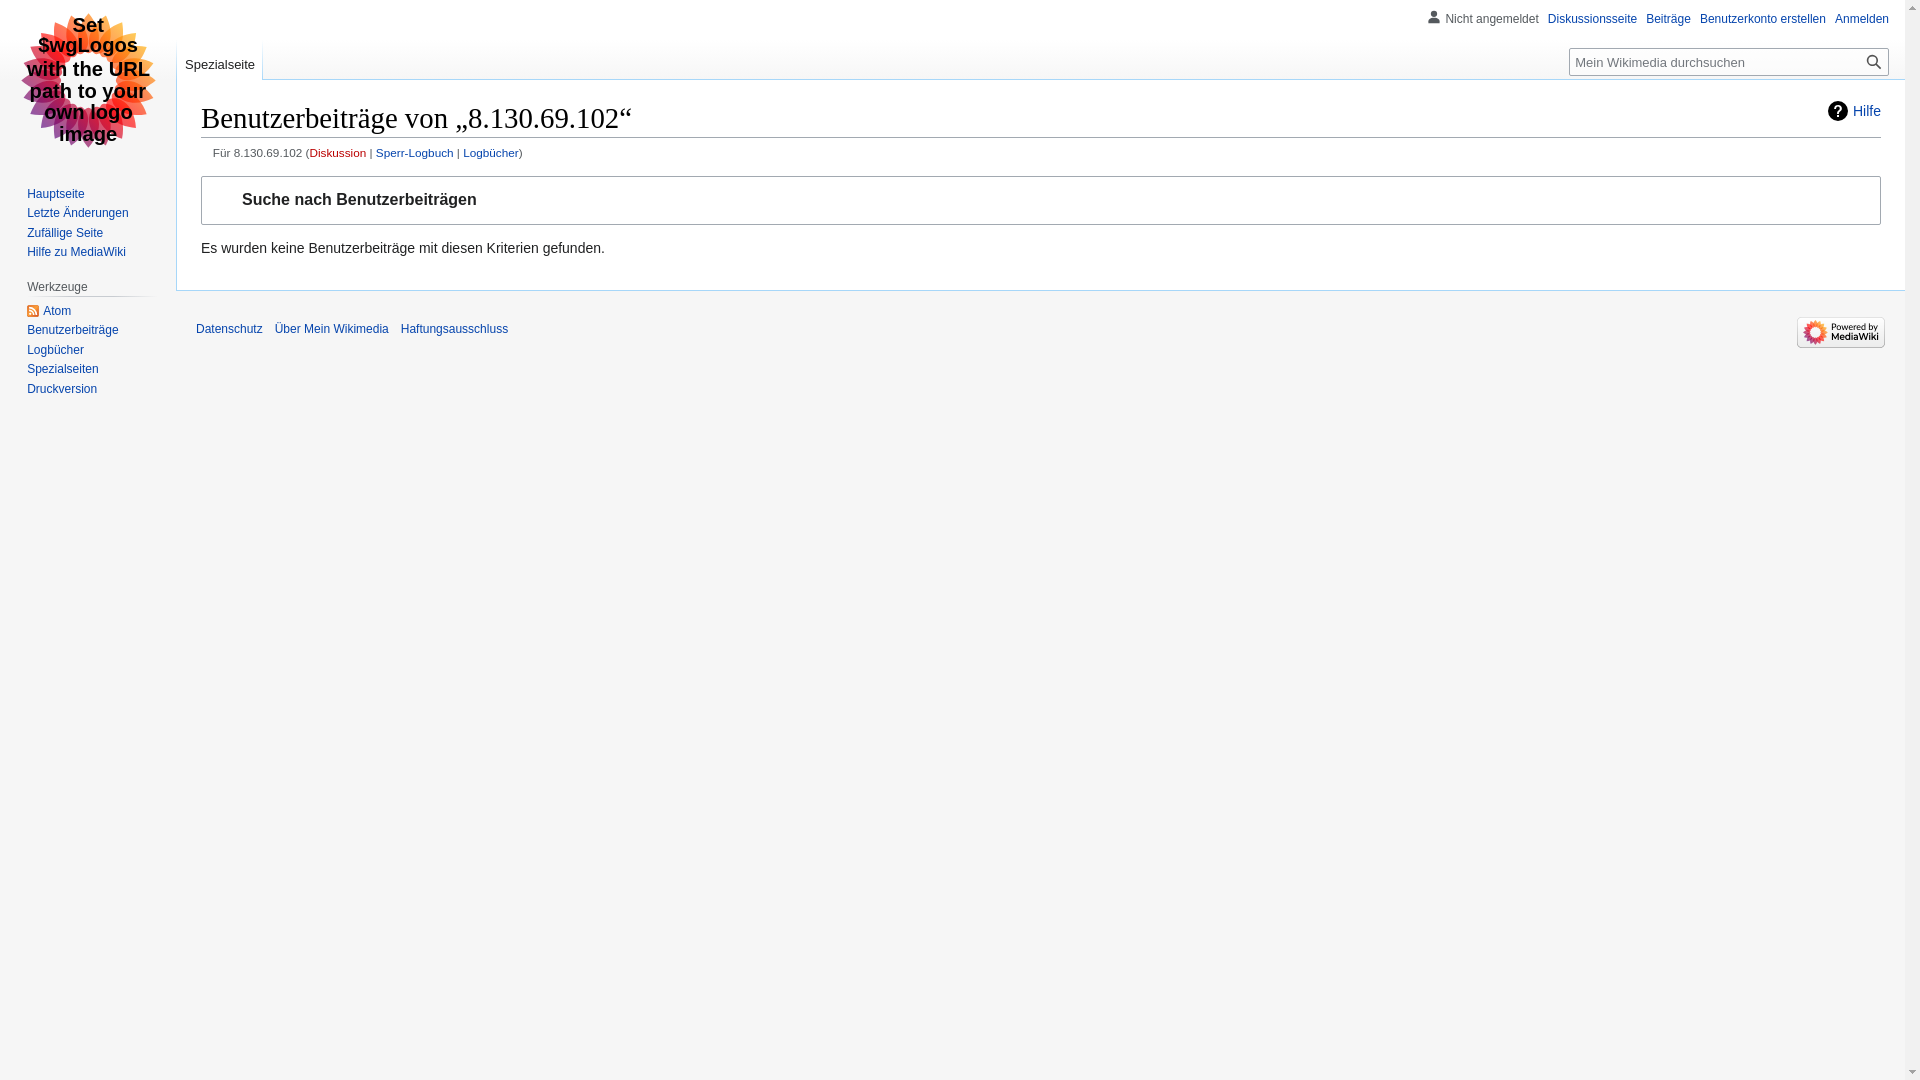 The width and height of the screenshot is (1920, 1080). Describe the element at coordinates (307, 151) in the screenshot. I see `'Diskussion'` at that location.